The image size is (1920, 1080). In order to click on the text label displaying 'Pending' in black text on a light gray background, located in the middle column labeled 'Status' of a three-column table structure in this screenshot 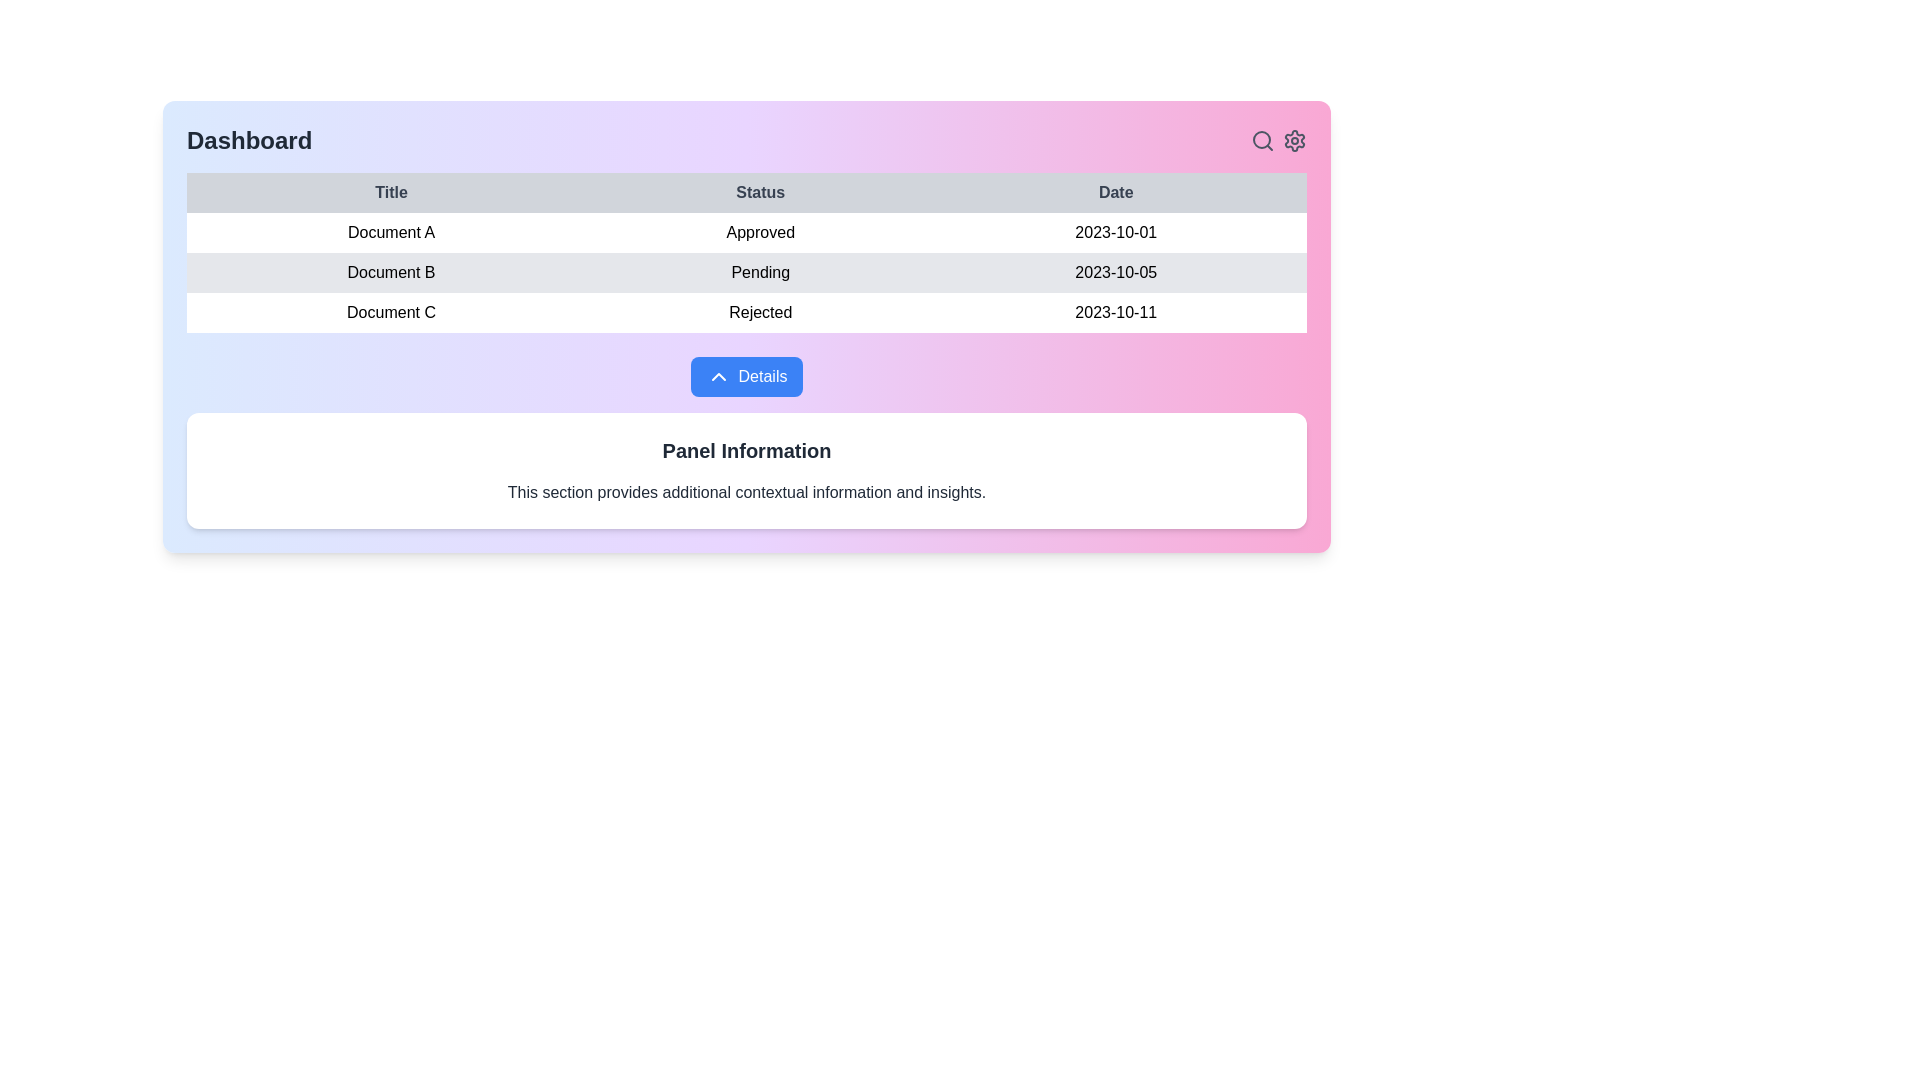, I will do `click(759, 273)`.